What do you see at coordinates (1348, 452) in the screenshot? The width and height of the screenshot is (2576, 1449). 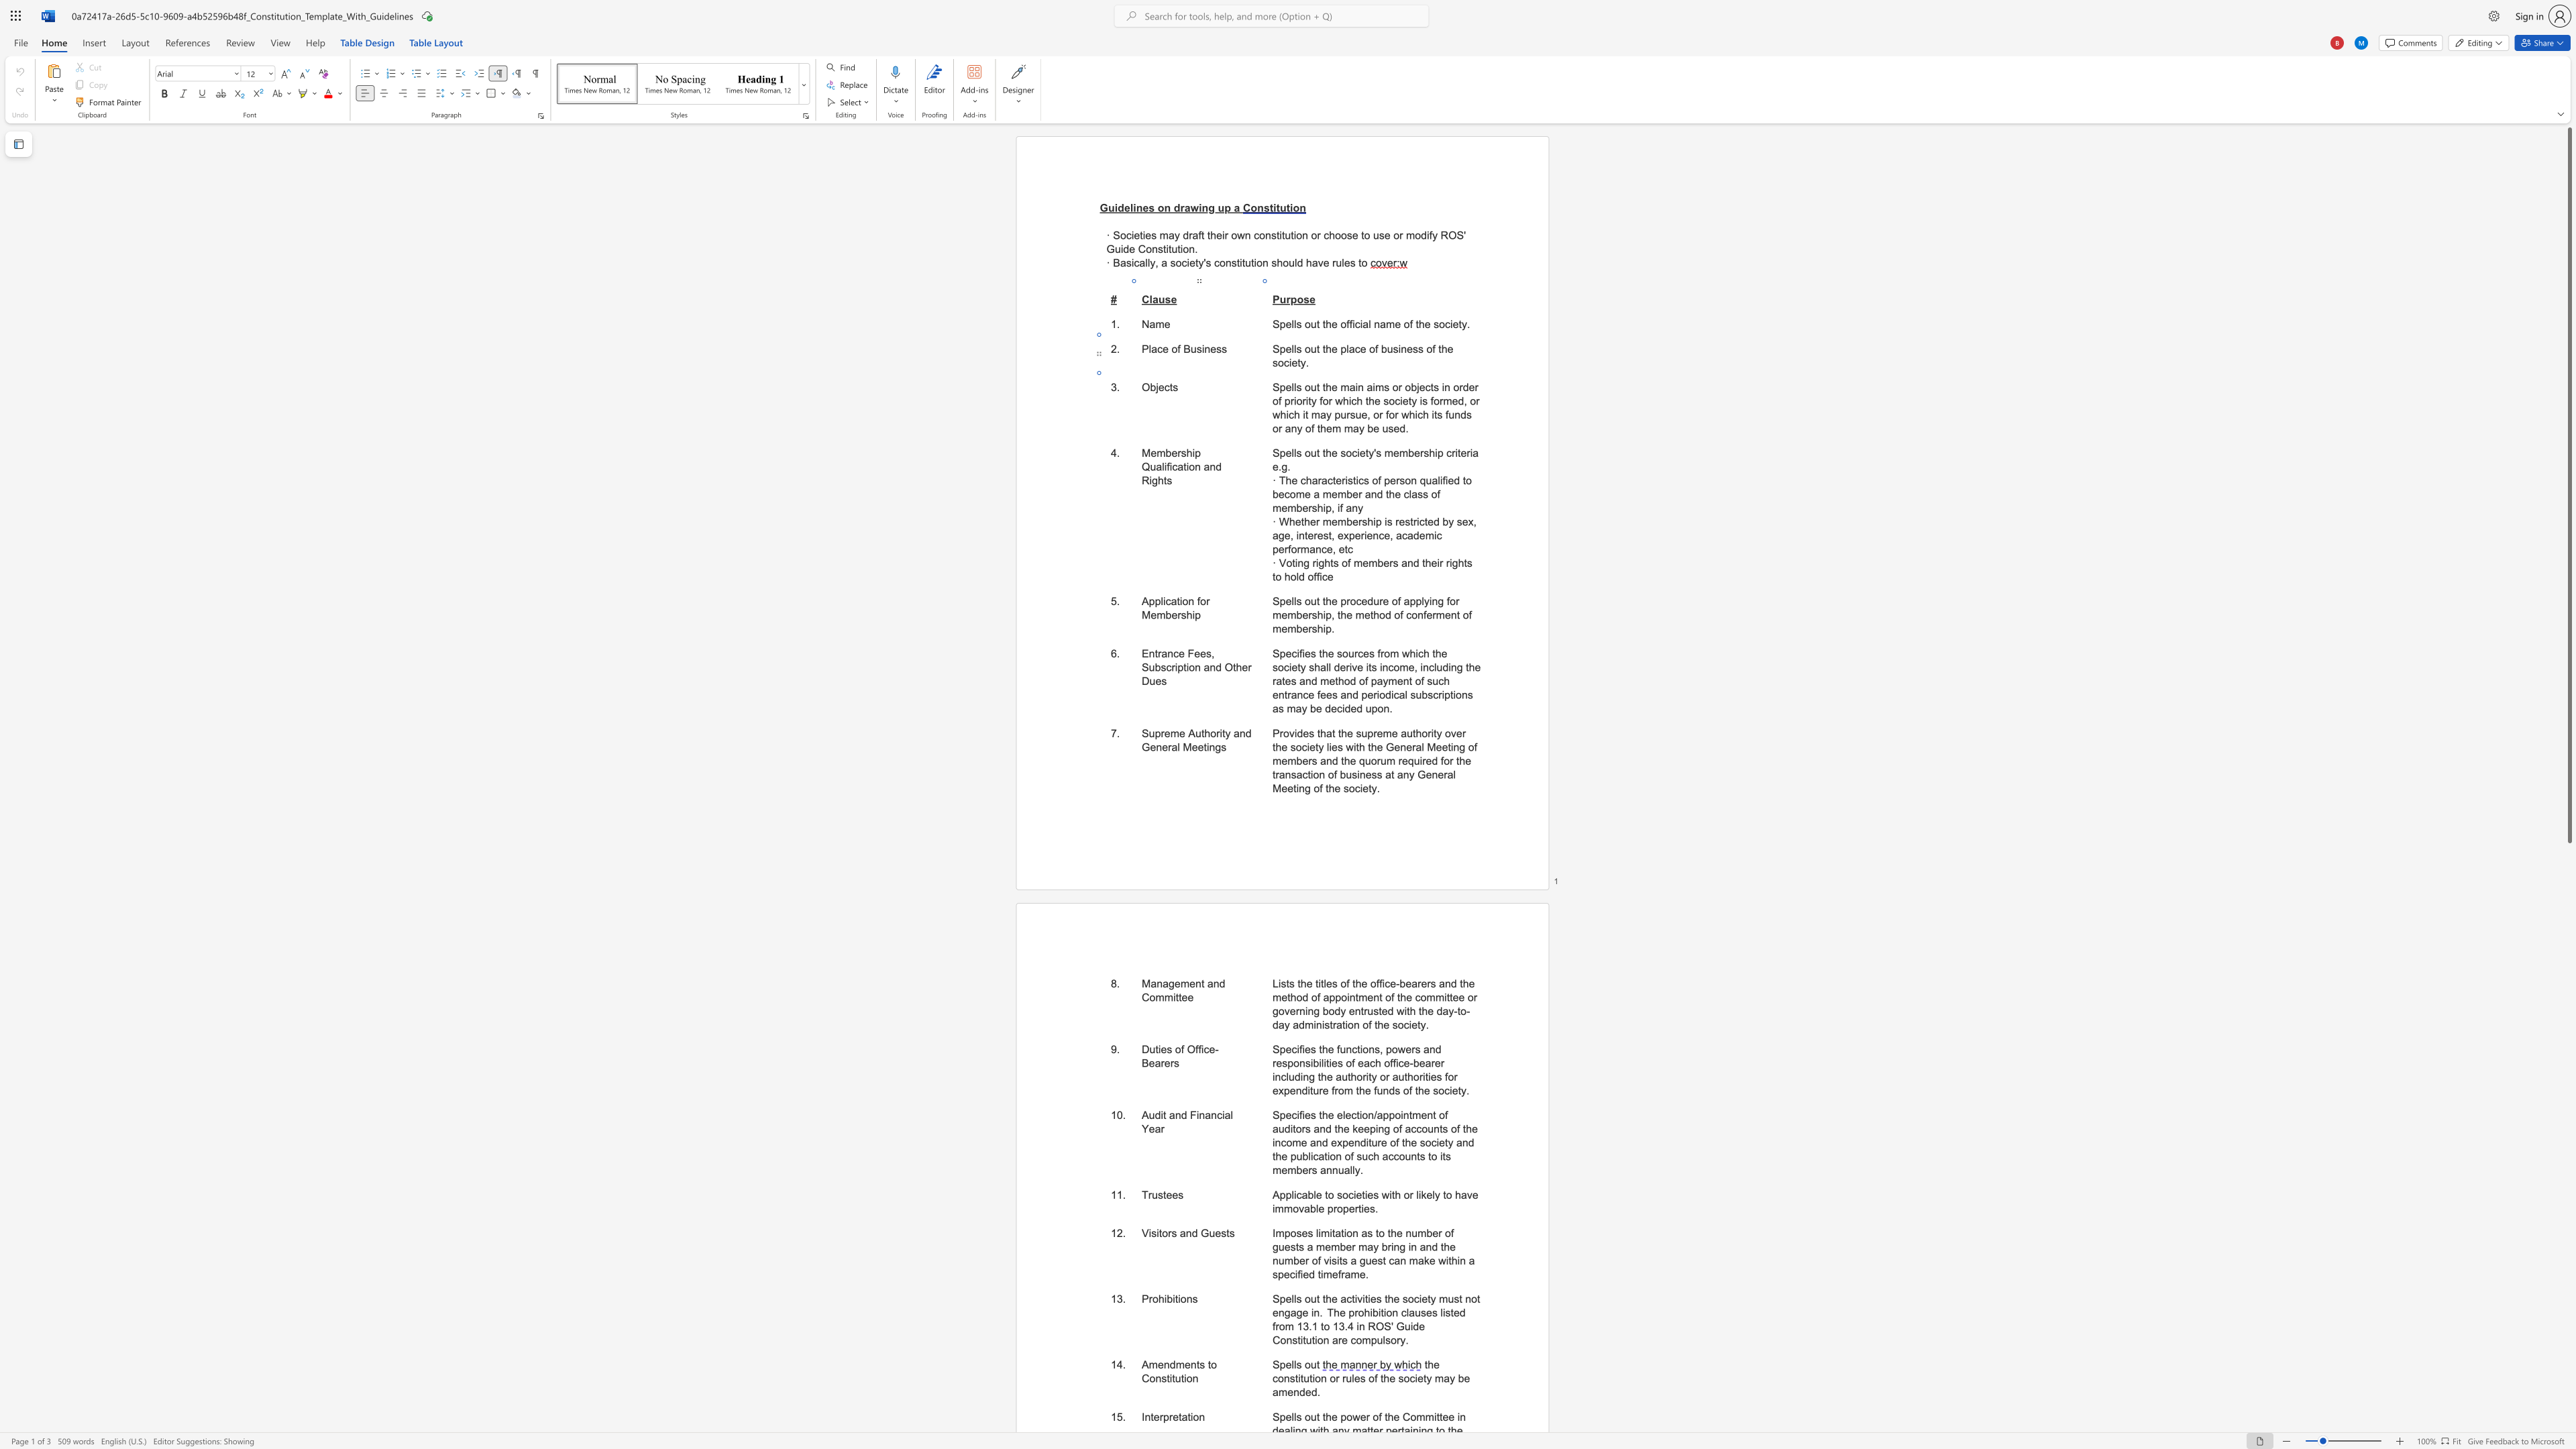 I see `the 2th character "o" in the text` at bounding box center [1348, 452].